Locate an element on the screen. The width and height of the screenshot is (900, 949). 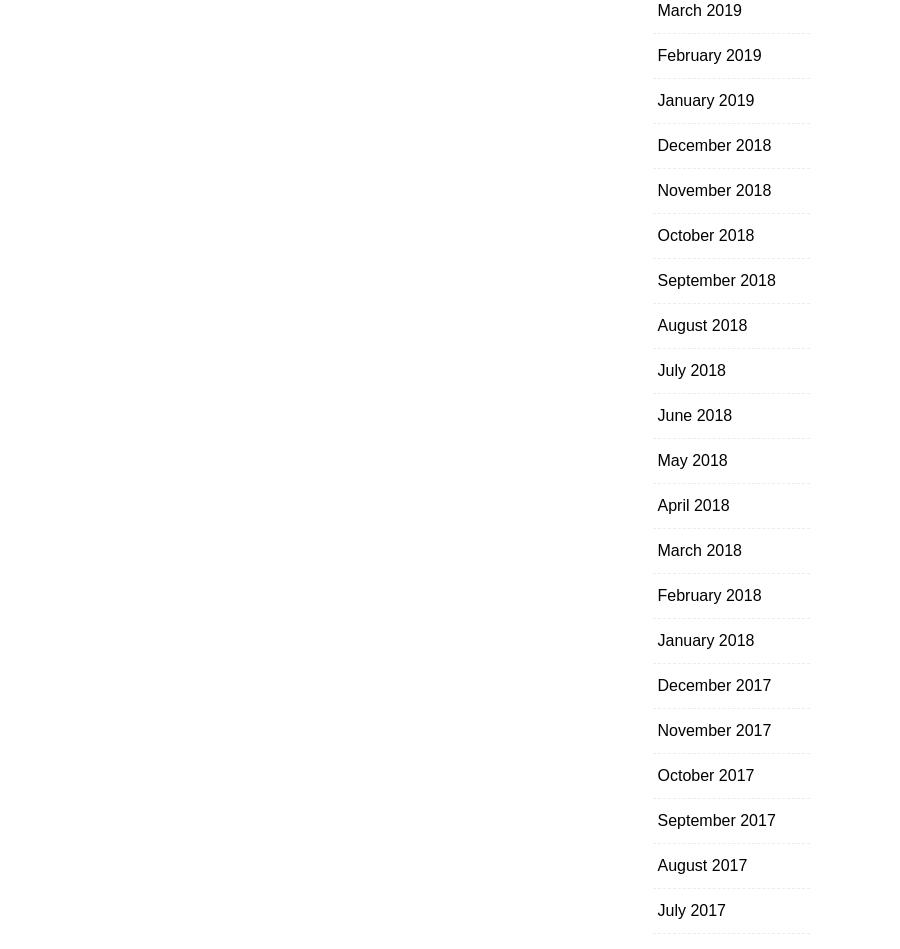
'December 2018' is located at coordinates (712, 145).